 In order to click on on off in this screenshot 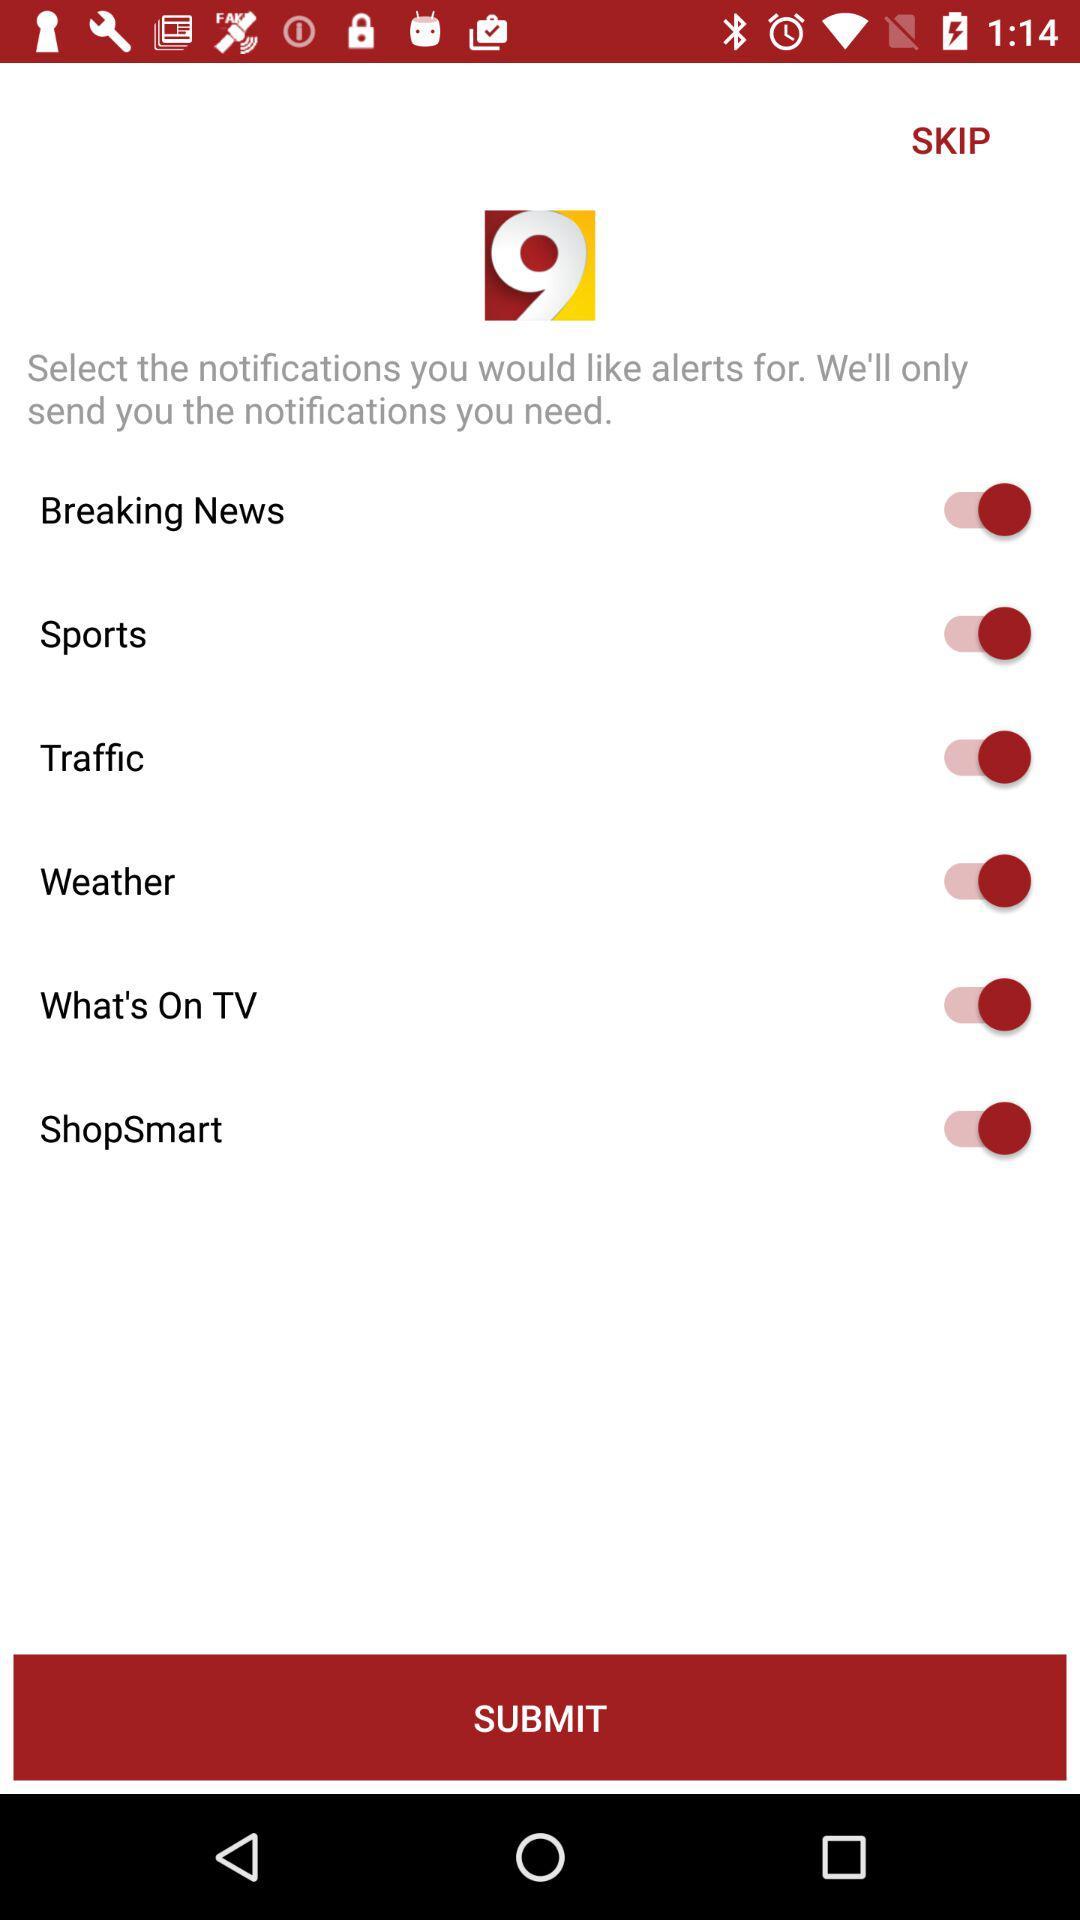, I will do `click(977, 509)`.